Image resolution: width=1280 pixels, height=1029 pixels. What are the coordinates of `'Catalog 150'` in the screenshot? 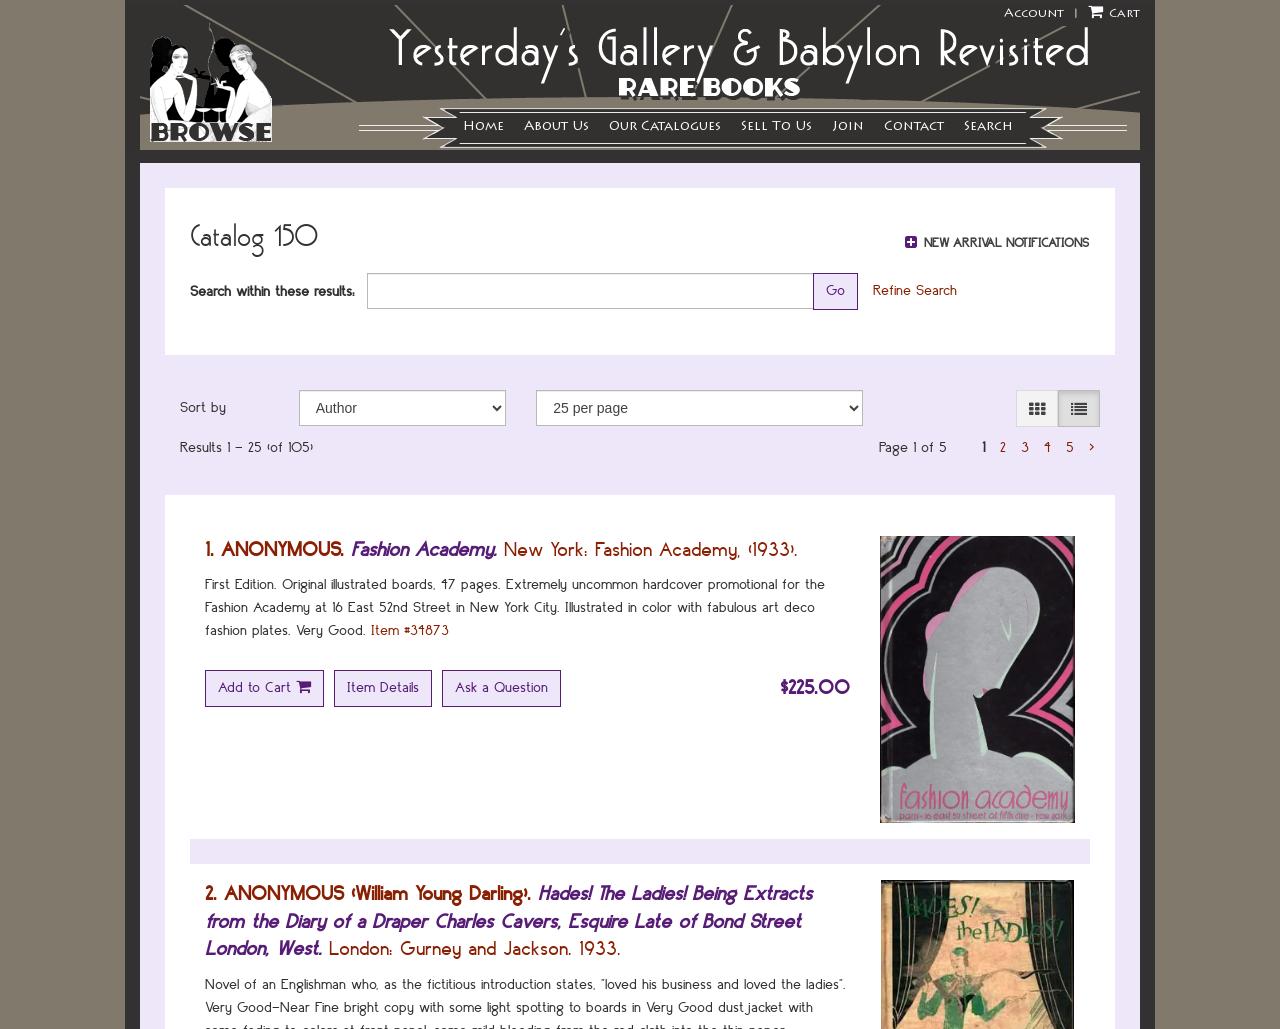 It's located at (252, 234).